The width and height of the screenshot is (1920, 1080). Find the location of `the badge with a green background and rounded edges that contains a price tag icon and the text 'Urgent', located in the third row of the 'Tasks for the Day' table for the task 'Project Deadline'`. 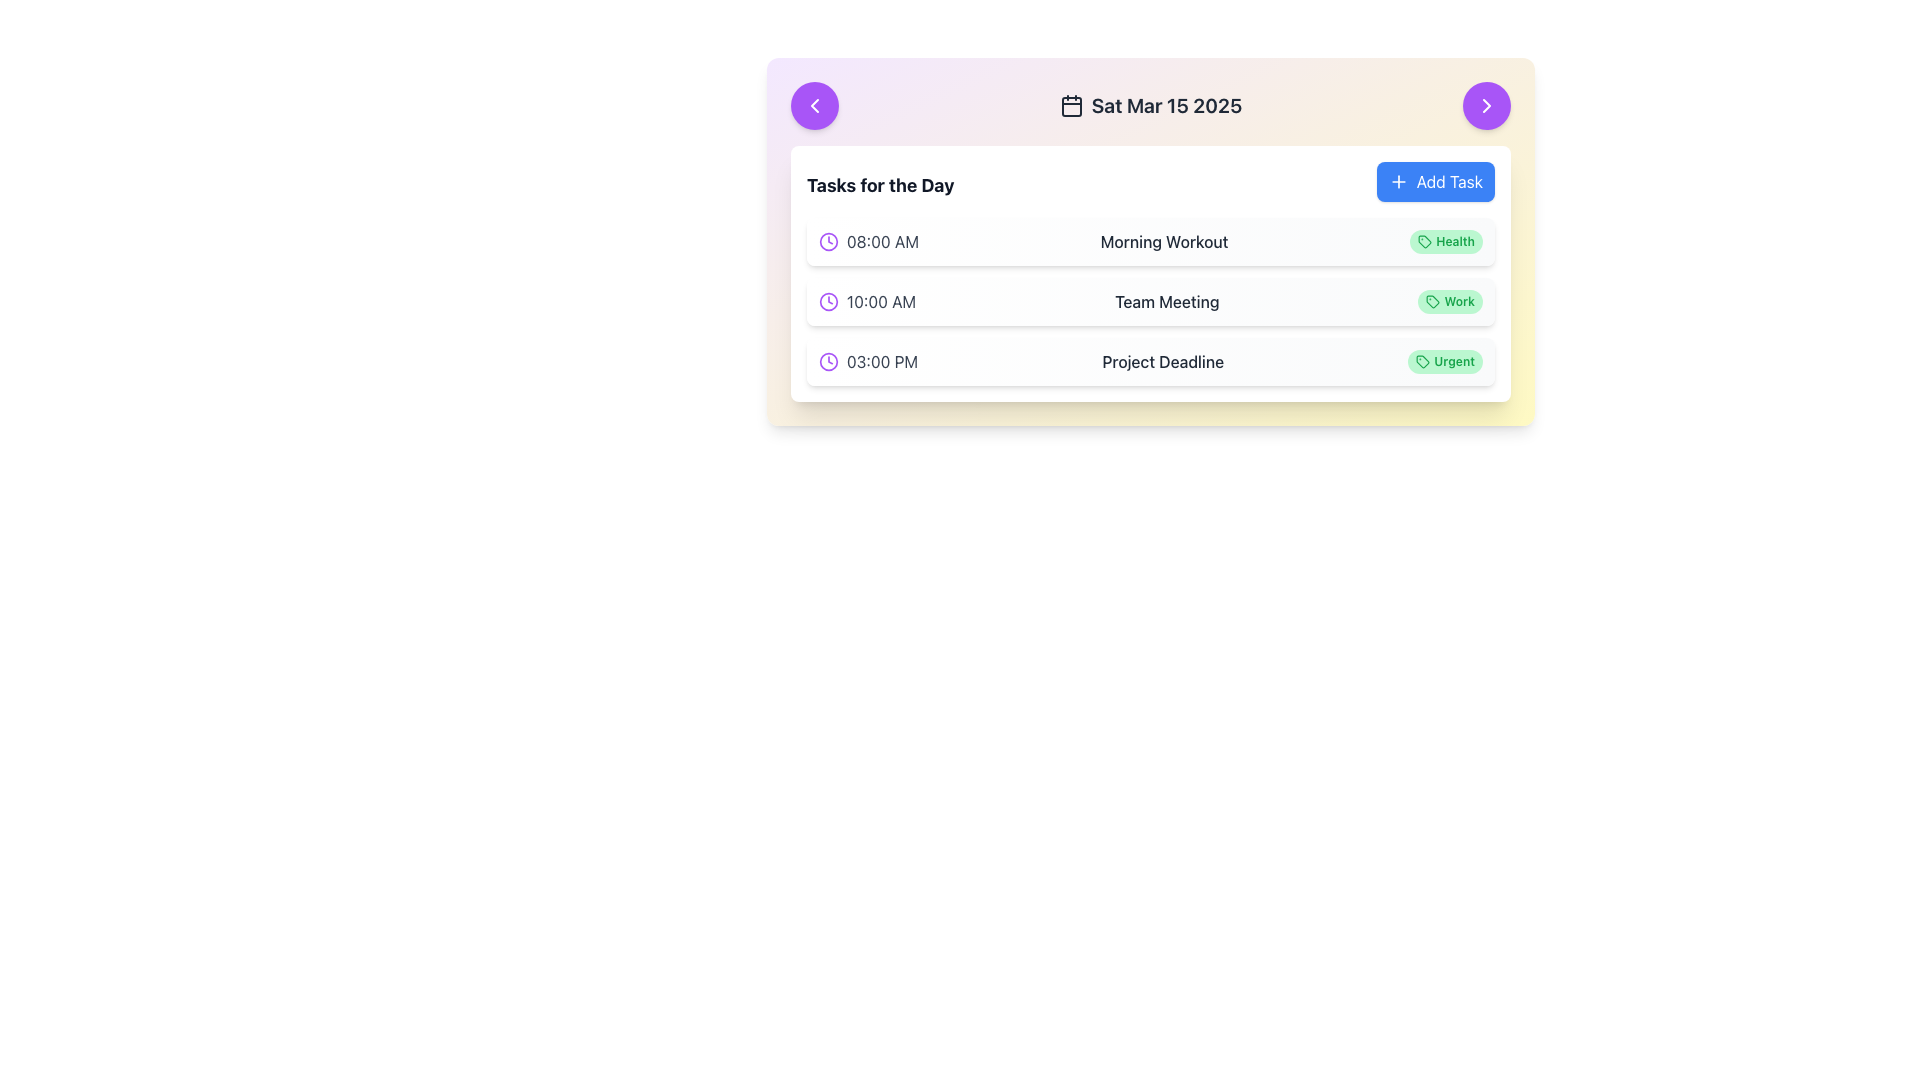

the badge with a green background and rounded edges that contains a price tag icon and the text 'Urgent', located in the third row of the 'Tasks for the Day' table for the task 'Project Deadline' is located at coordinates (1445, 362).